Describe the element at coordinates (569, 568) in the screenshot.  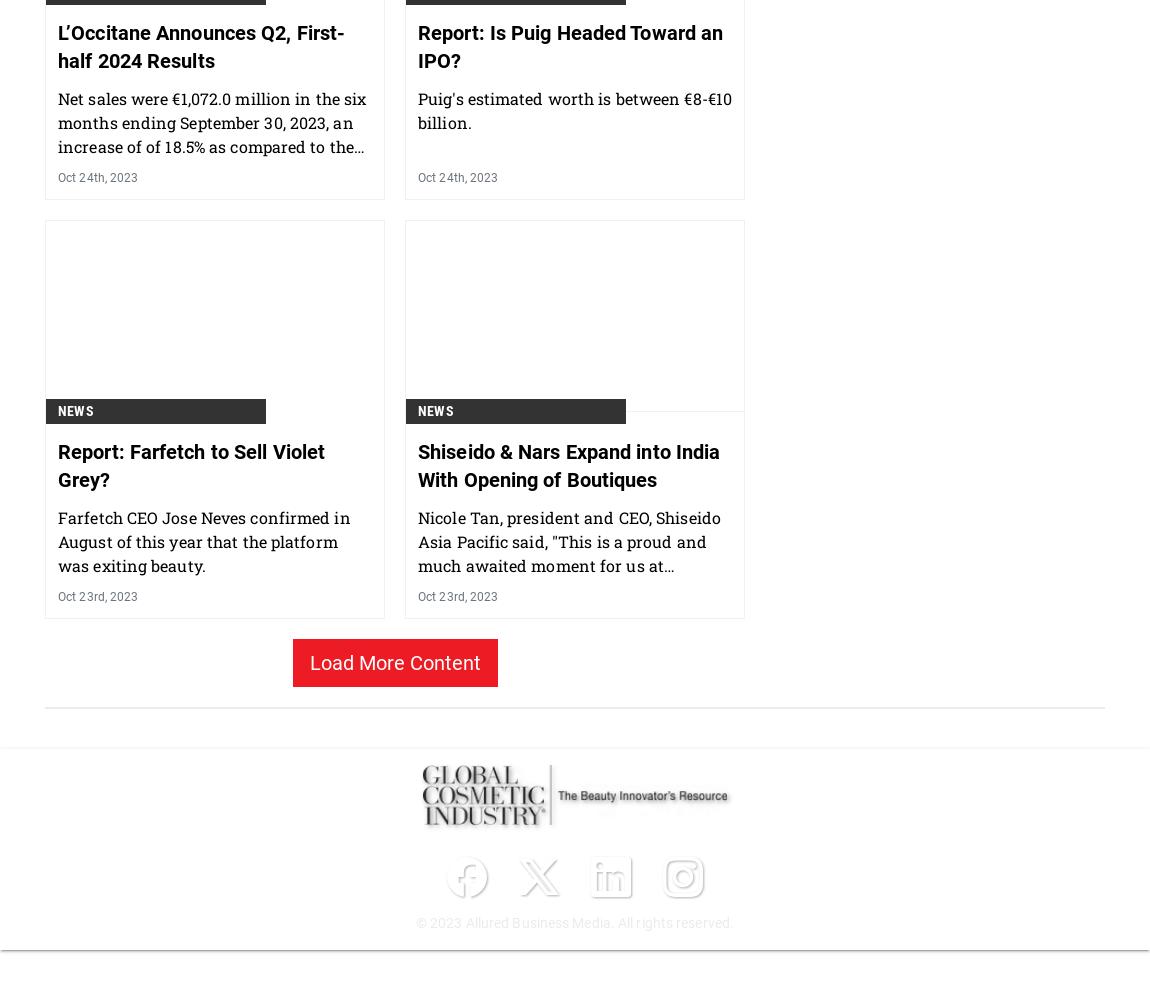
I see `'Shiseido & Nars Expand into India With Opening of Boutiques'` at that location.